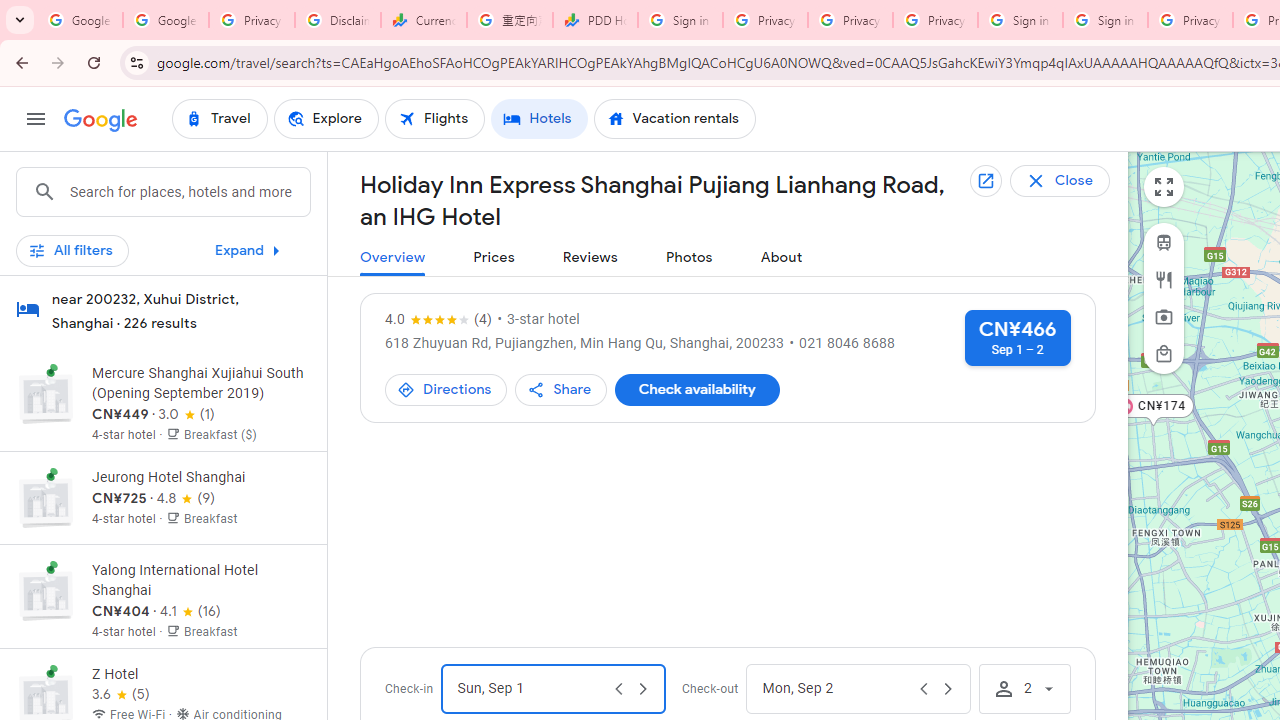 This screenshot has height=720, width=1280. What do you see at coordinates (72, 249) in the screenshot?
I see `'All filters'` at bounding box center [72, 249].